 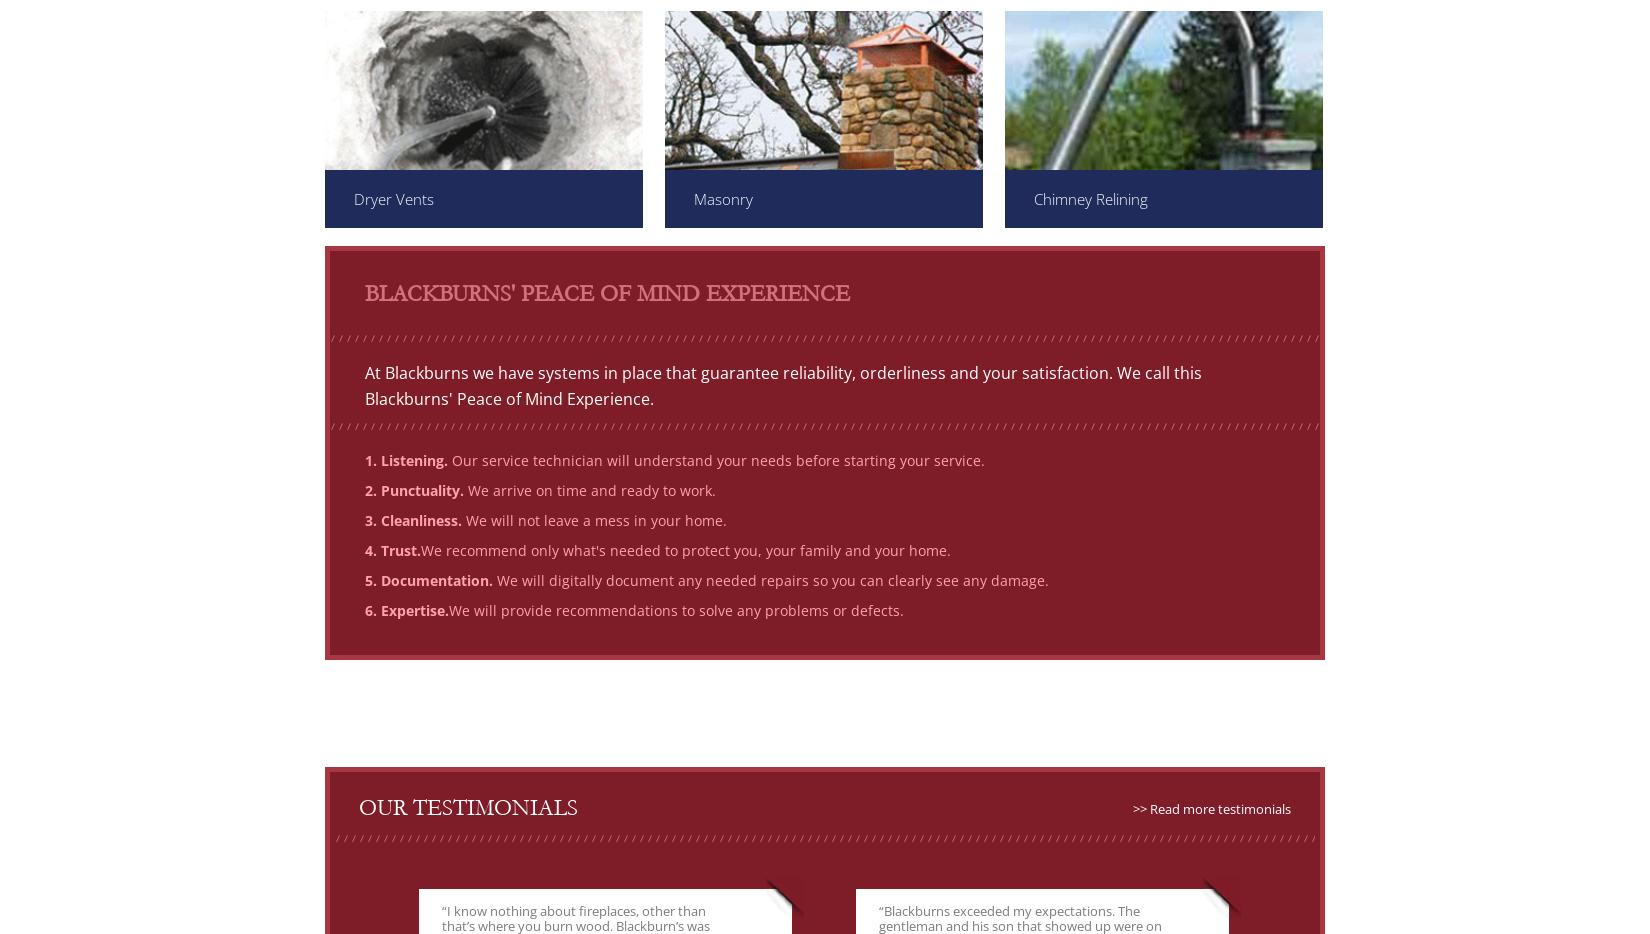 I want to click on 'Our service technician will understand your needs before starting your service.', so click(x=715, y=460).